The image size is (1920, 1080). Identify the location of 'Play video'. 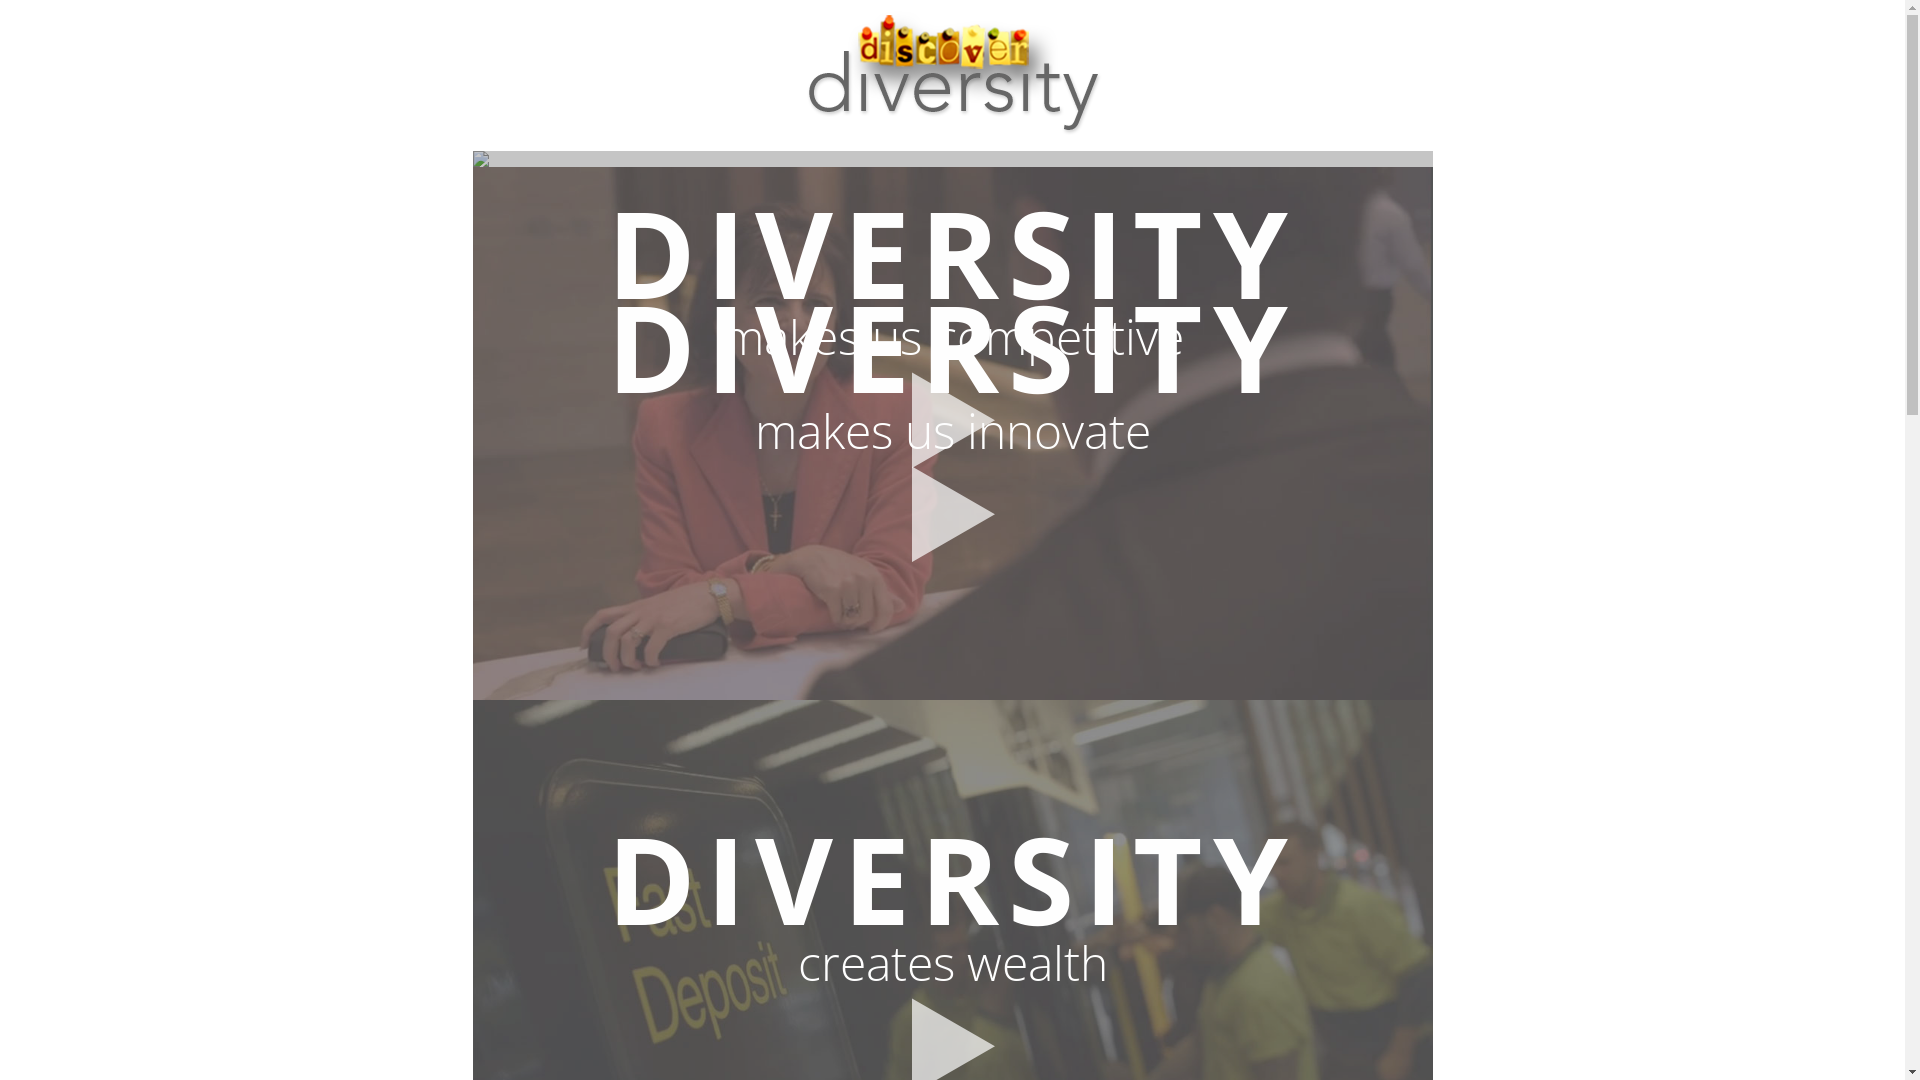
(950, 419).